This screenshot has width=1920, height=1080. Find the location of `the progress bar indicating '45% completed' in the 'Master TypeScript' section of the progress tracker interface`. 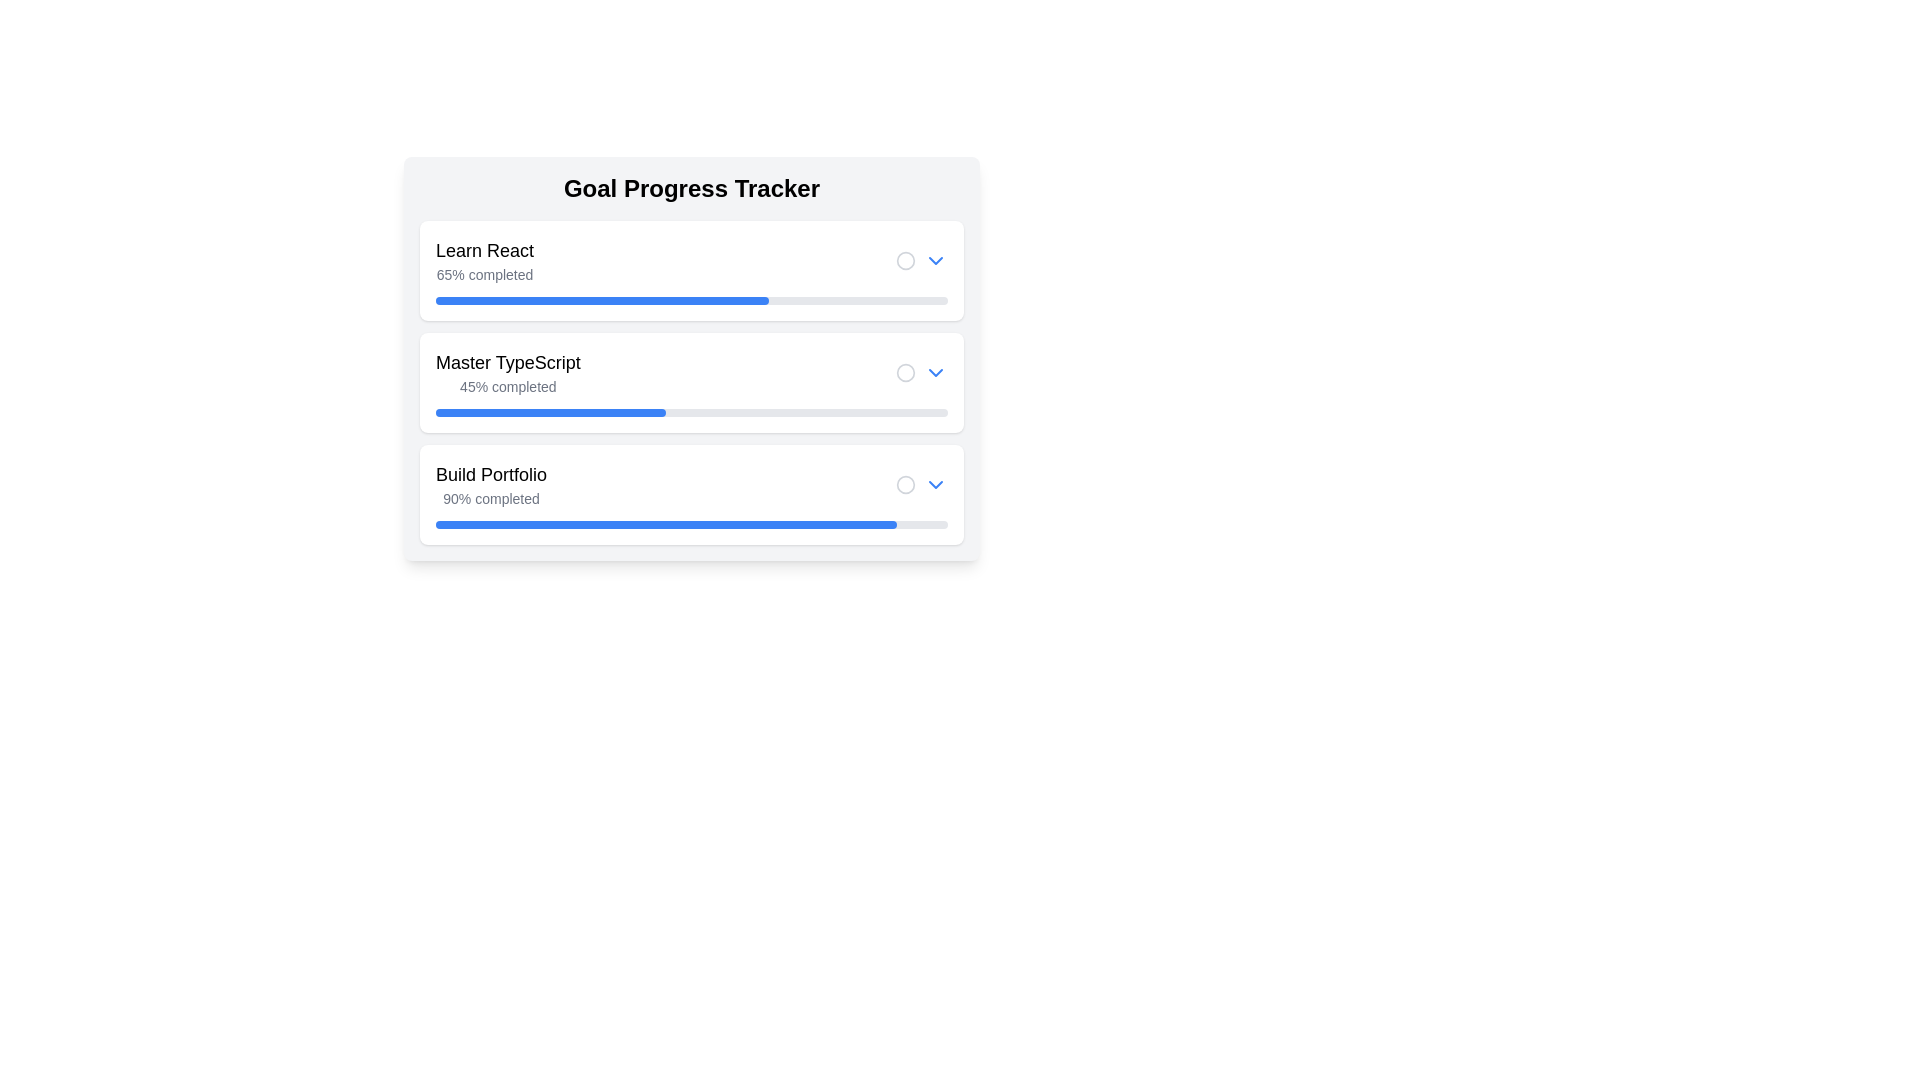

the progress bar indicating '45% completed' in the 'Master TypeScript' section of the progress tracker interface is located at coordinates (691, 411).